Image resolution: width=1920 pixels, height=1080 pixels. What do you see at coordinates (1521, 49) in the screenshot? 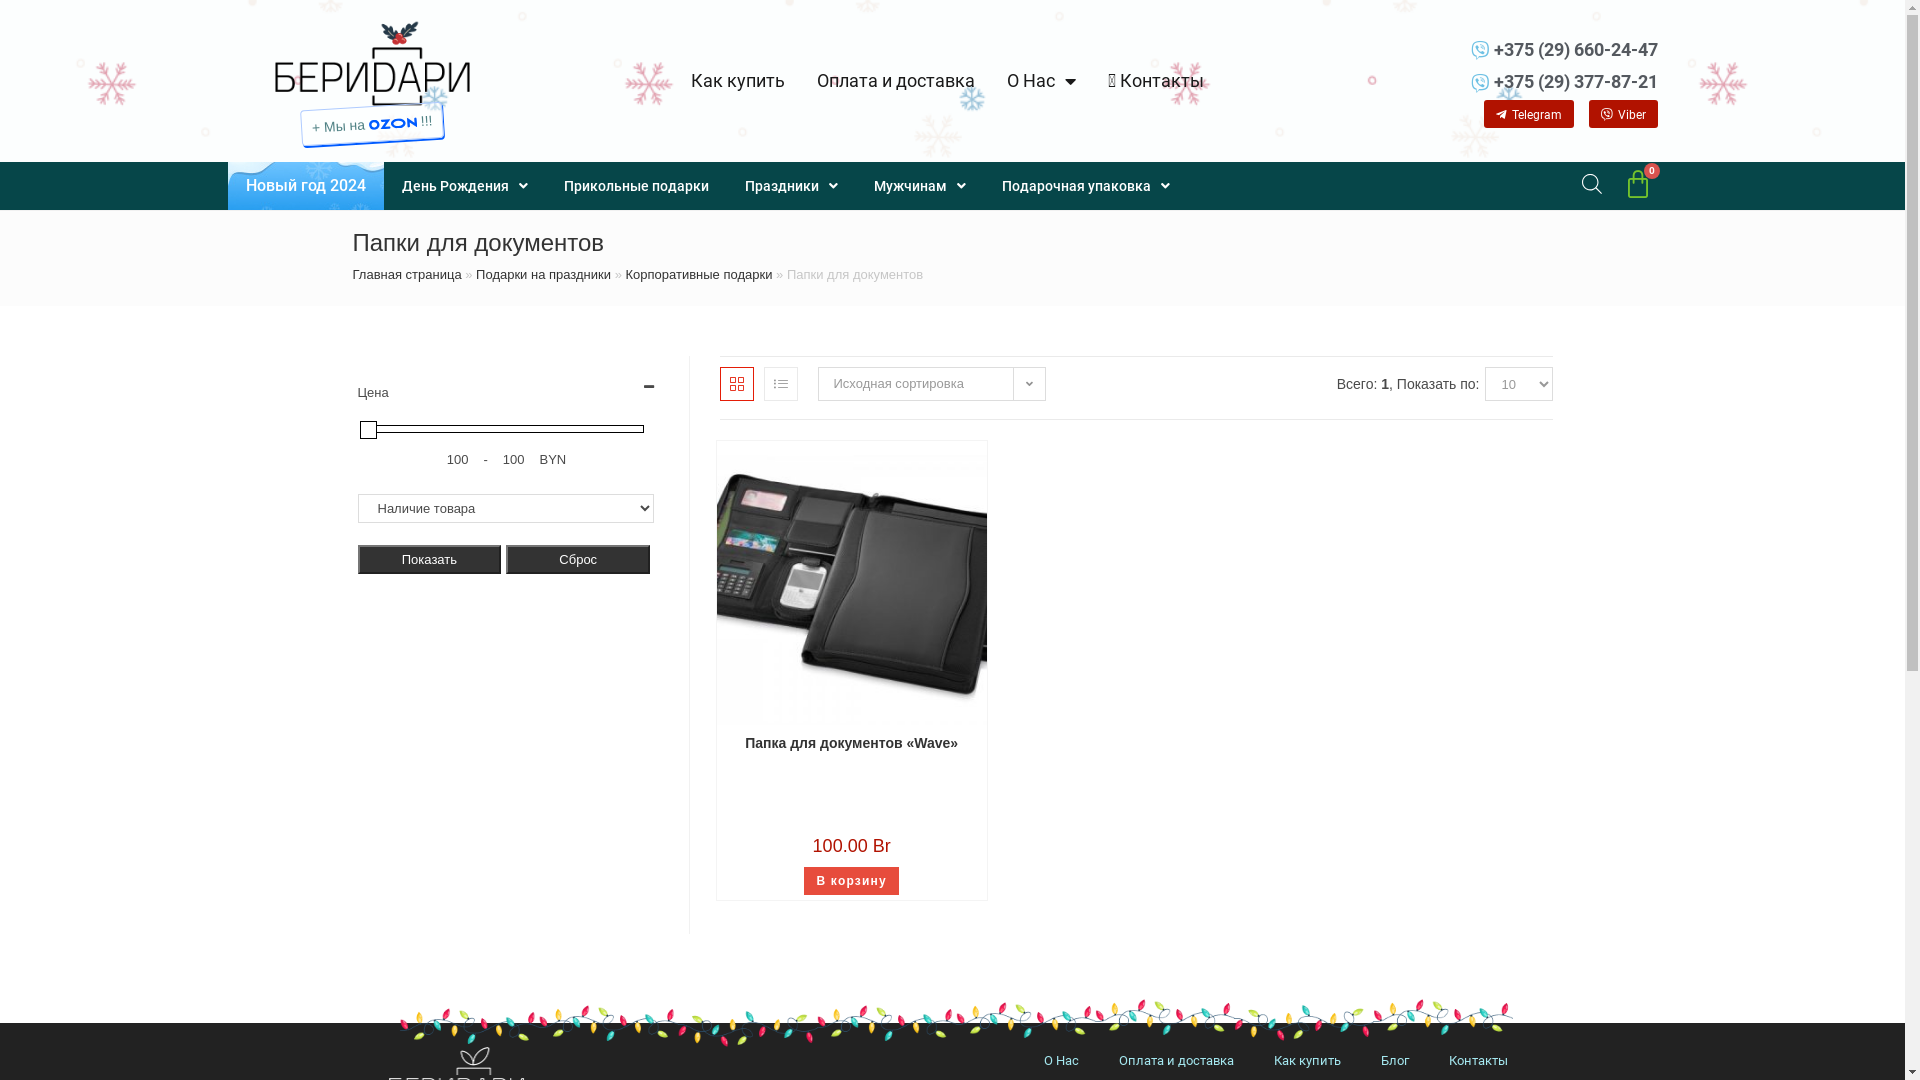
I see `'+375 (29) 660-24-47'` at bounding box center [1521, 49].